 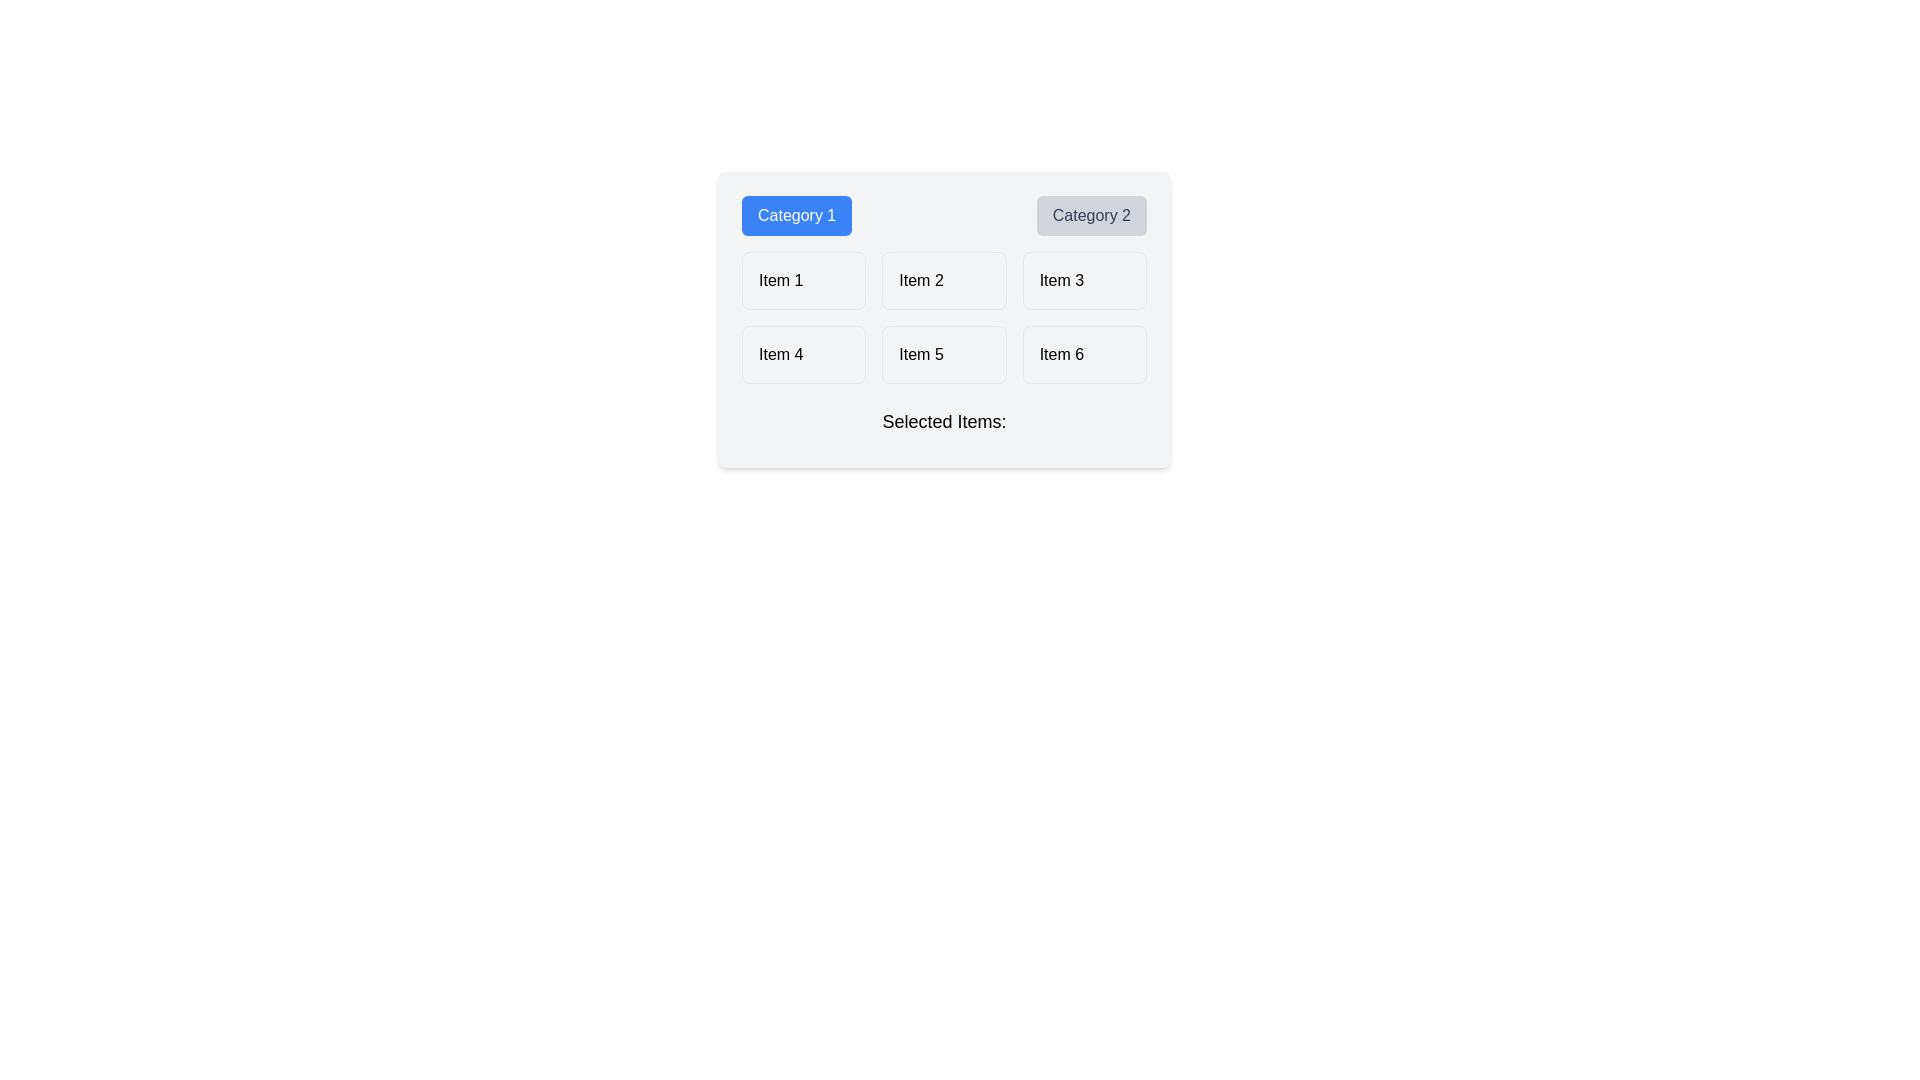 What do you see at coordinates (1060, 281) in the screenshot?
I see `the 'Item 3' button, which is a static text label with a light gray background and rounded corners, located in the right column under the 'Category 2' header` at bounding box center [1060, 281].